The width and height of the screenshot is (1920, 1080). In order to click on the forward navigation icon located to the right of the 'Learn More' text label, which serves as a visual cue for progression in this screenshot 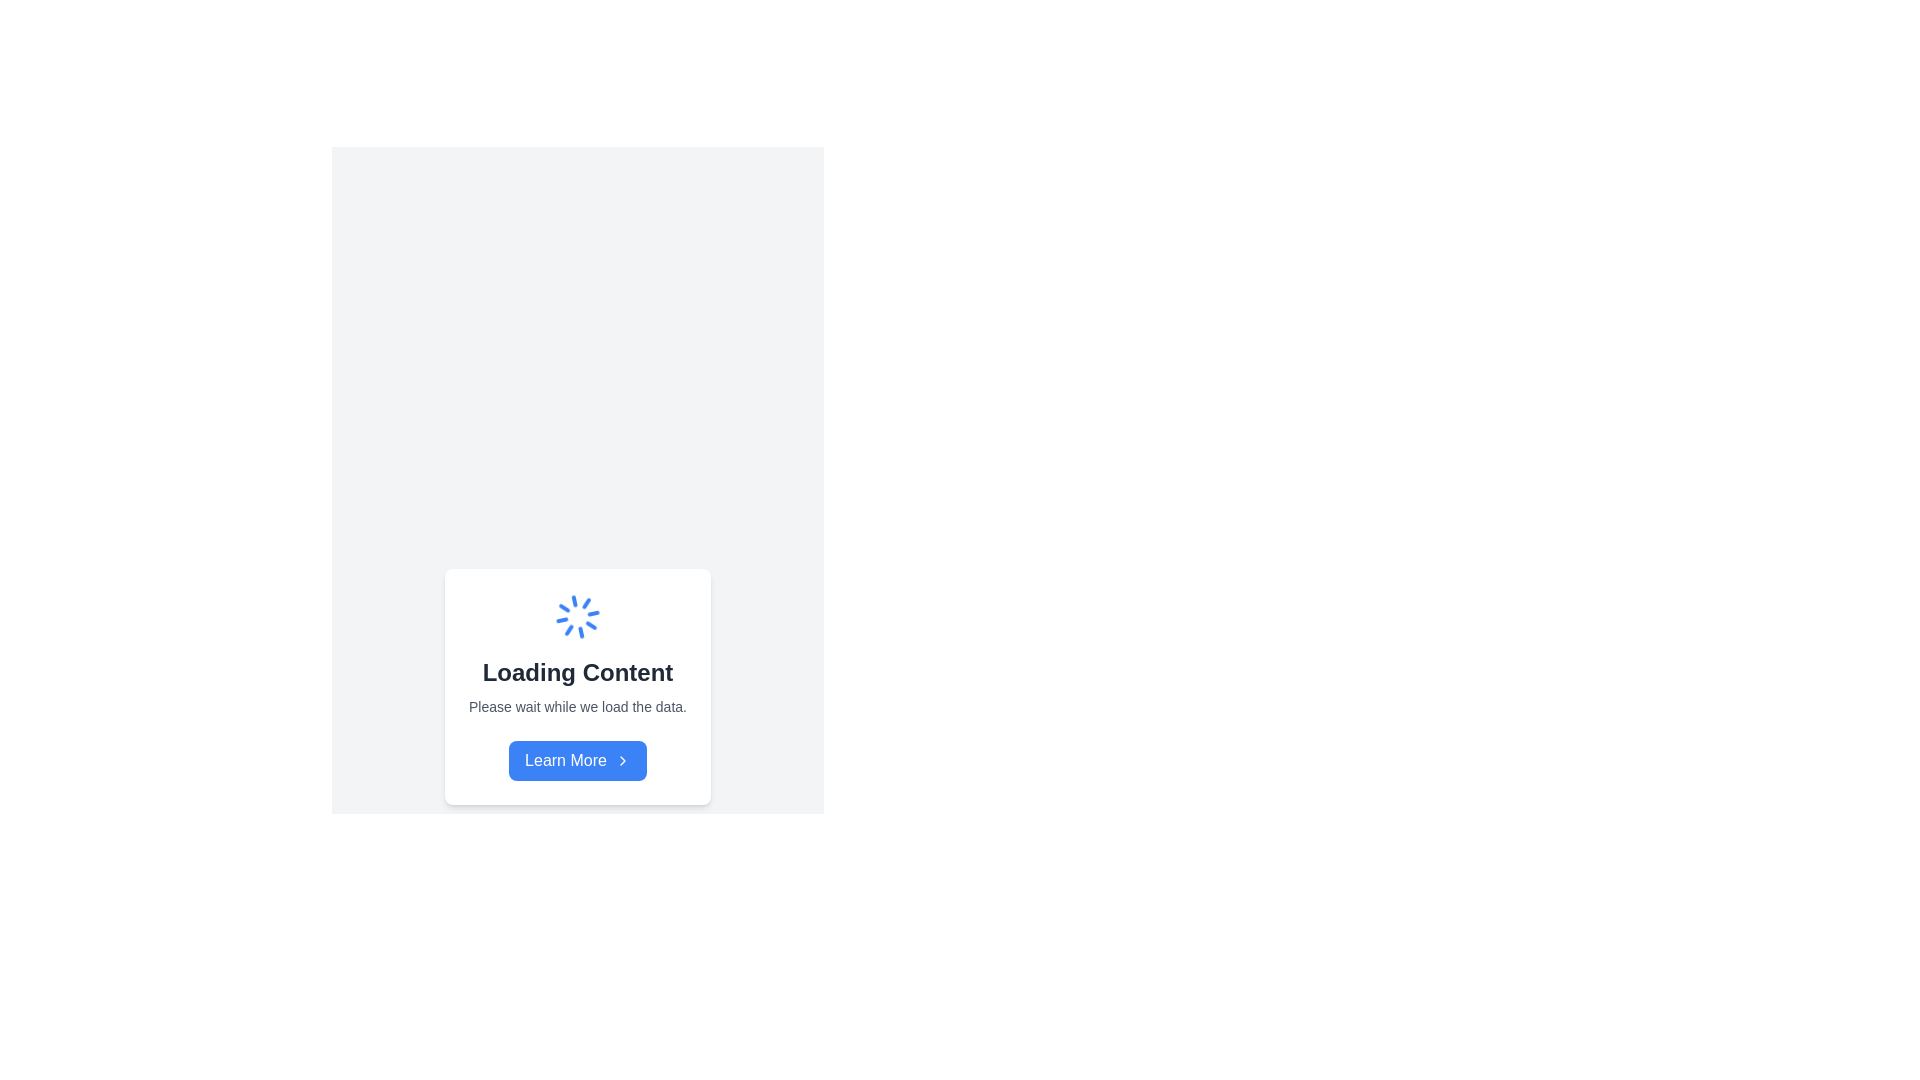, I will do `click(621, 760)`.